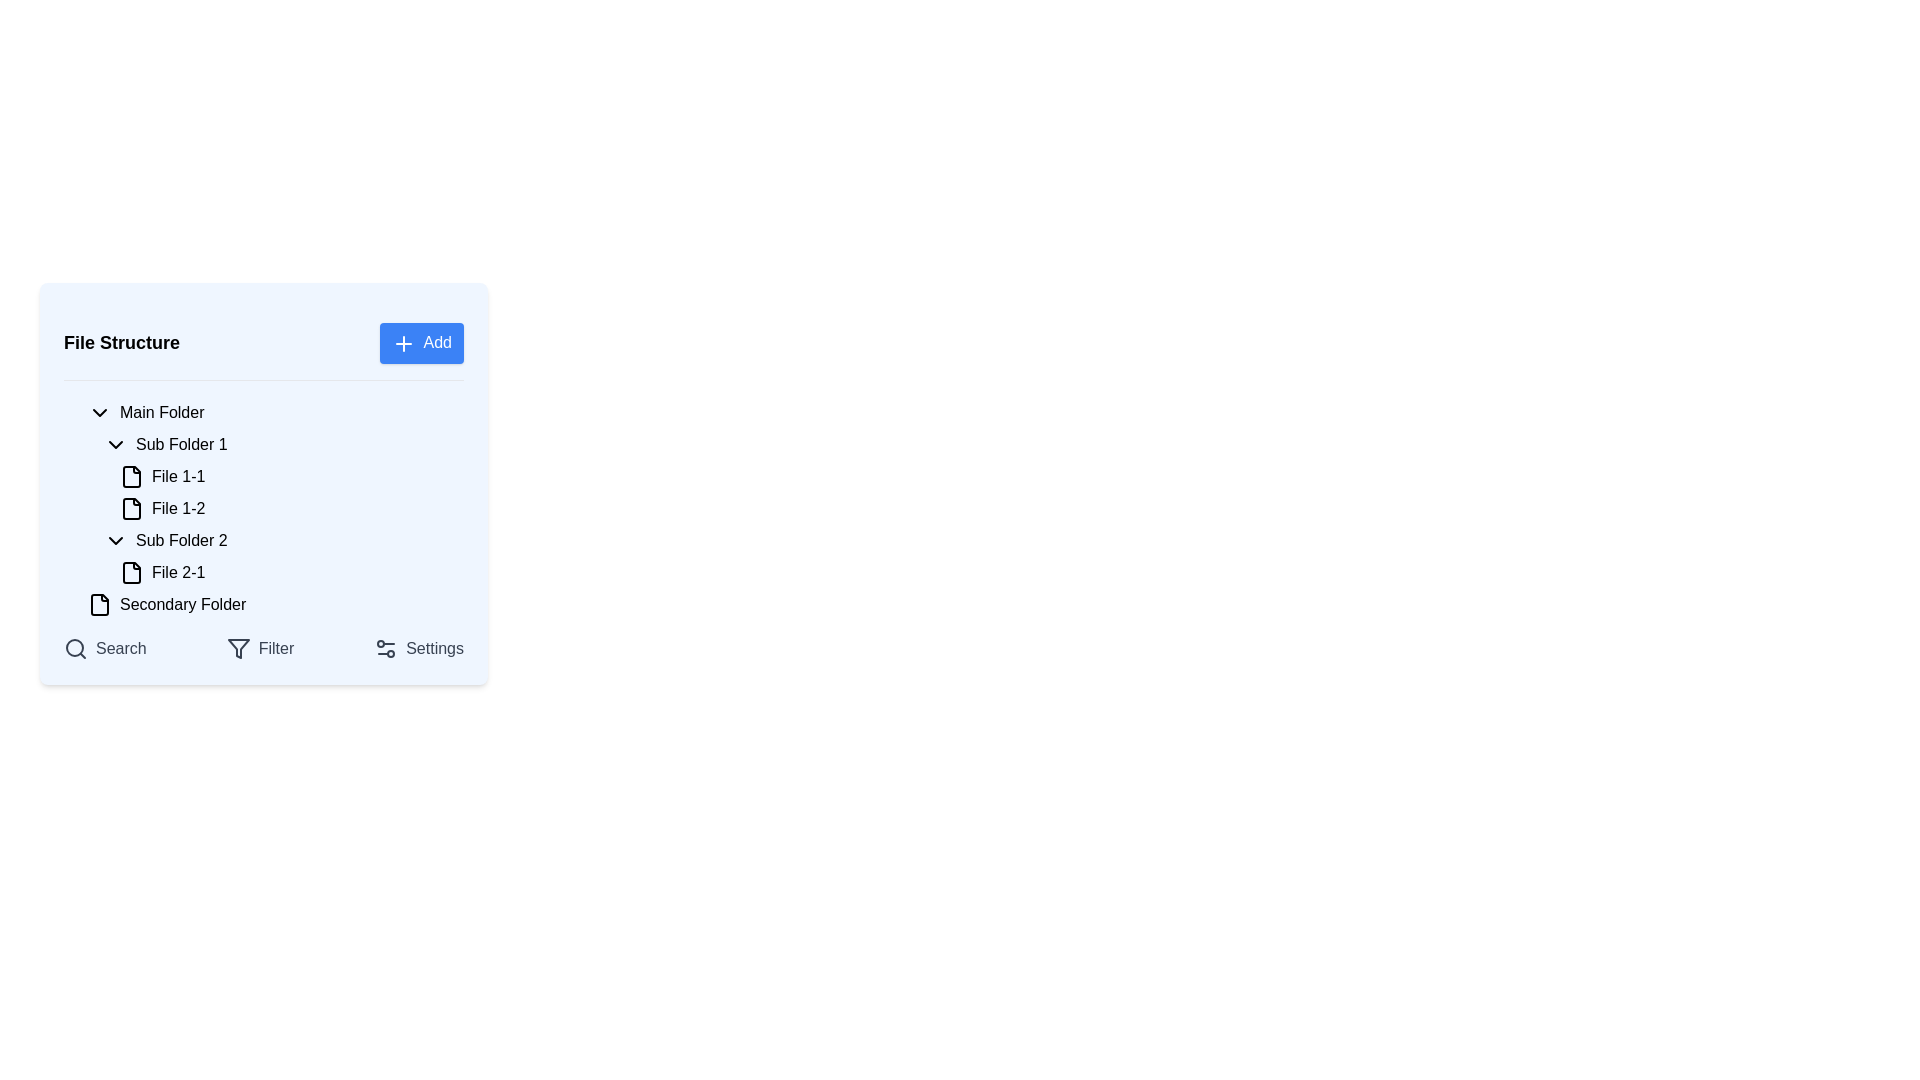 The height and width of the screenshot is (1080, 1920). What do you see at coordinates (104, 648) in the screenshot?
I see `the leftmost button in the bottom section of the sidebar` at bounding box center [104, 648].